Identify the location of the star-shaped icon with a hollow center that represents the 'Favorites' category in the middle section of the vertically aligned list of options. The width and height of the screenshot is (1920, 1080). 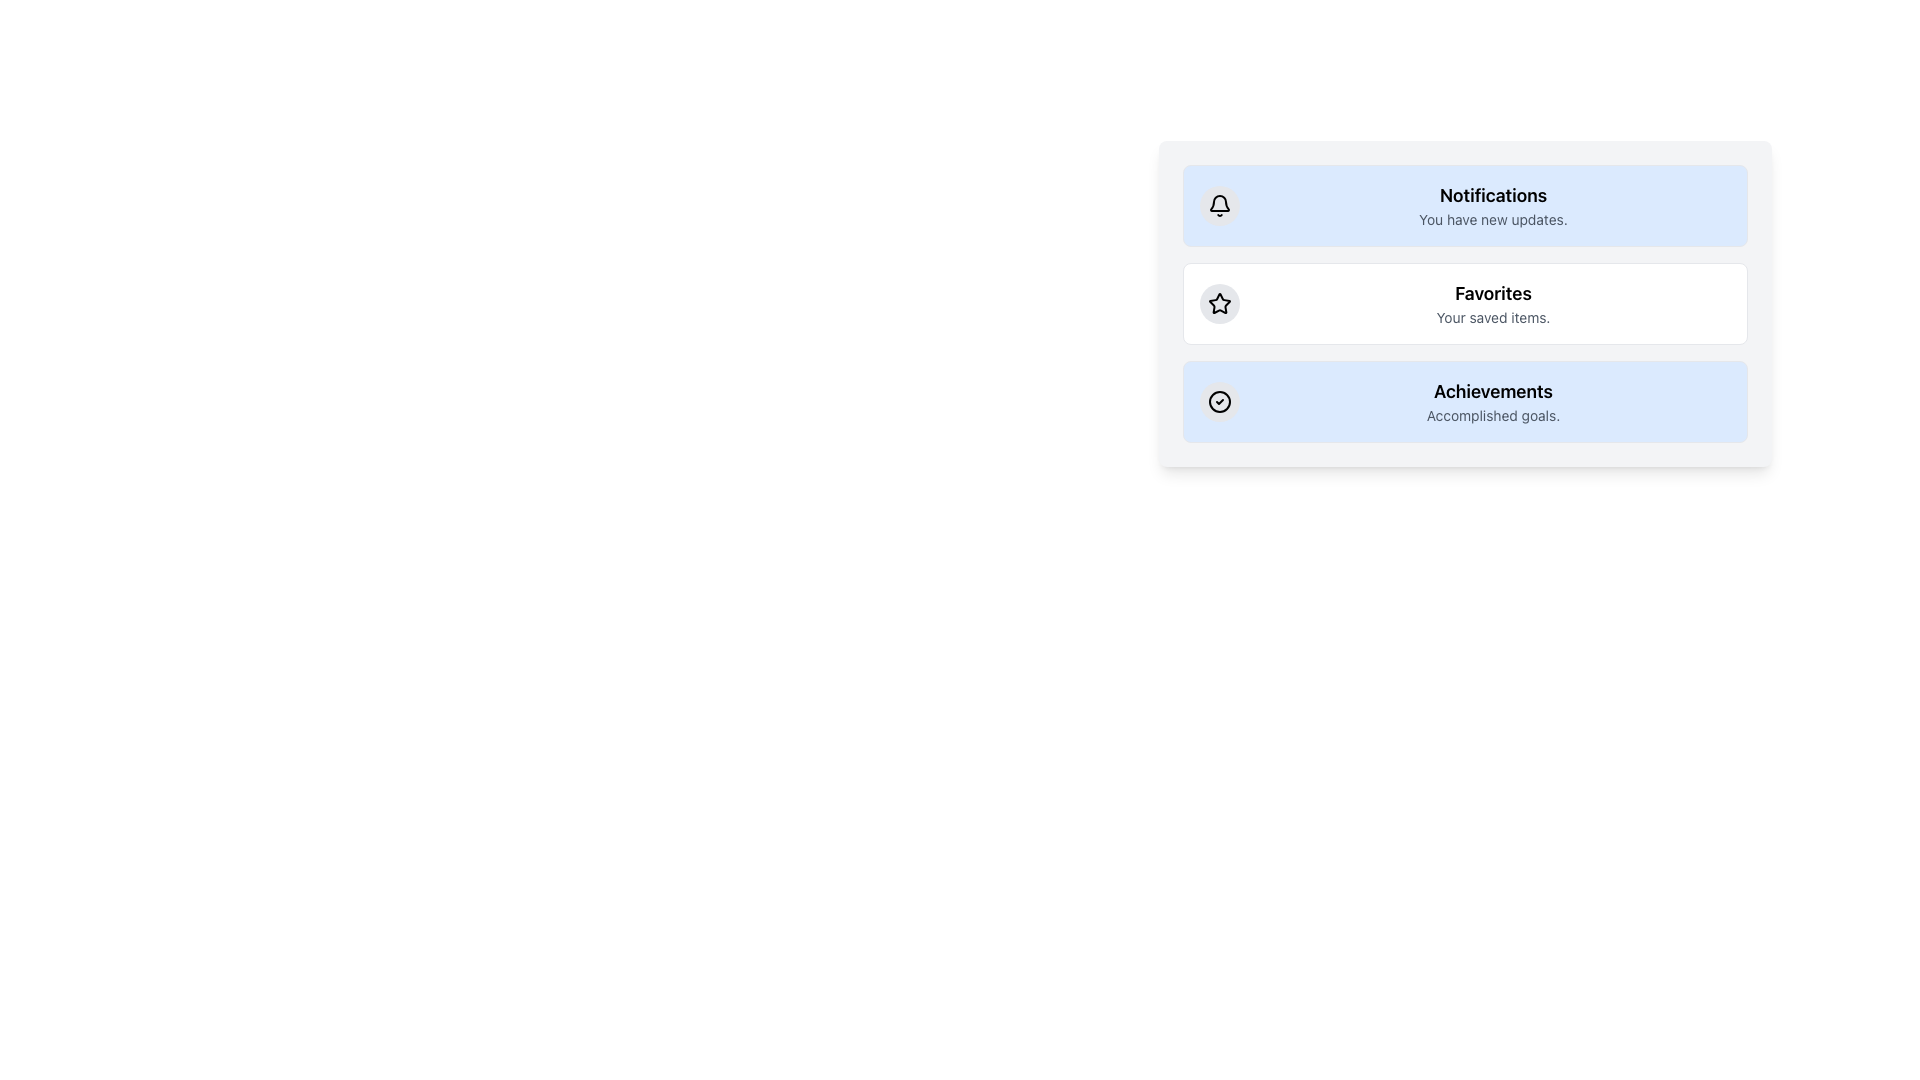
(1218, 303).